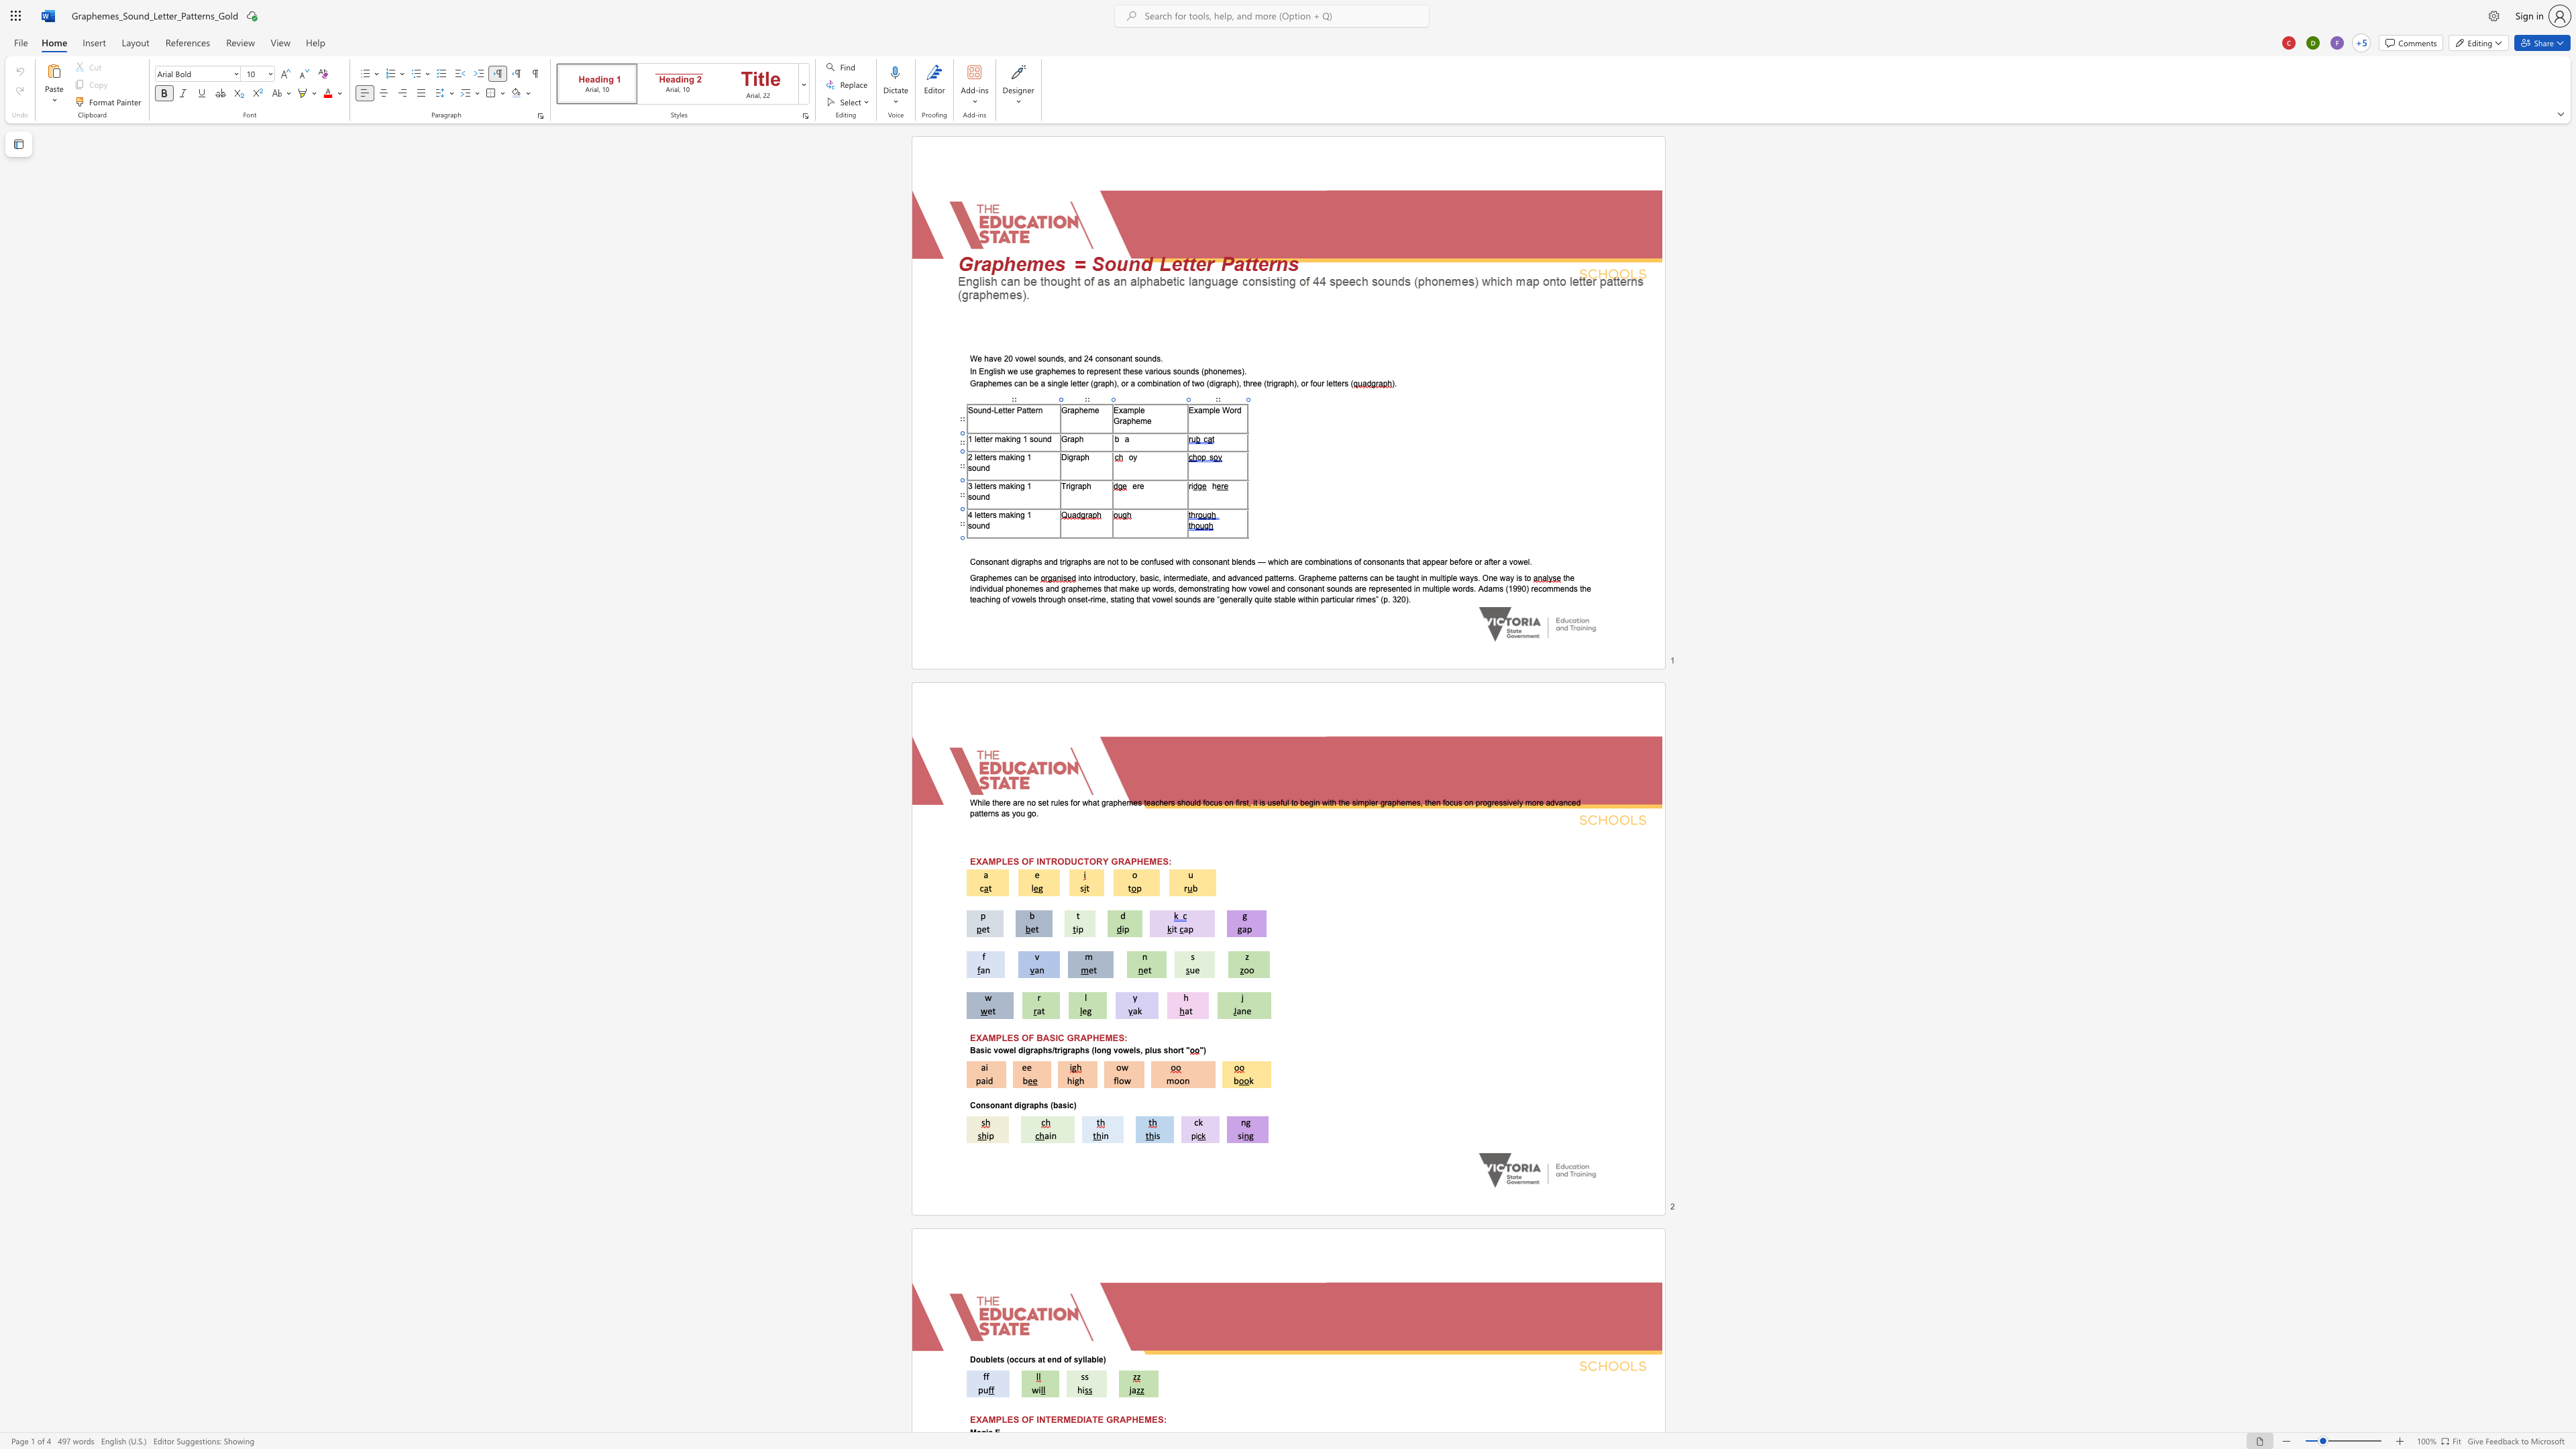 This screenshot has height=1449, width=2576. What do you see at coordinates (1128, 1419) in the screenshot?
I see `the 2th character "P" in the text` at bounding box center [1128, 1419].